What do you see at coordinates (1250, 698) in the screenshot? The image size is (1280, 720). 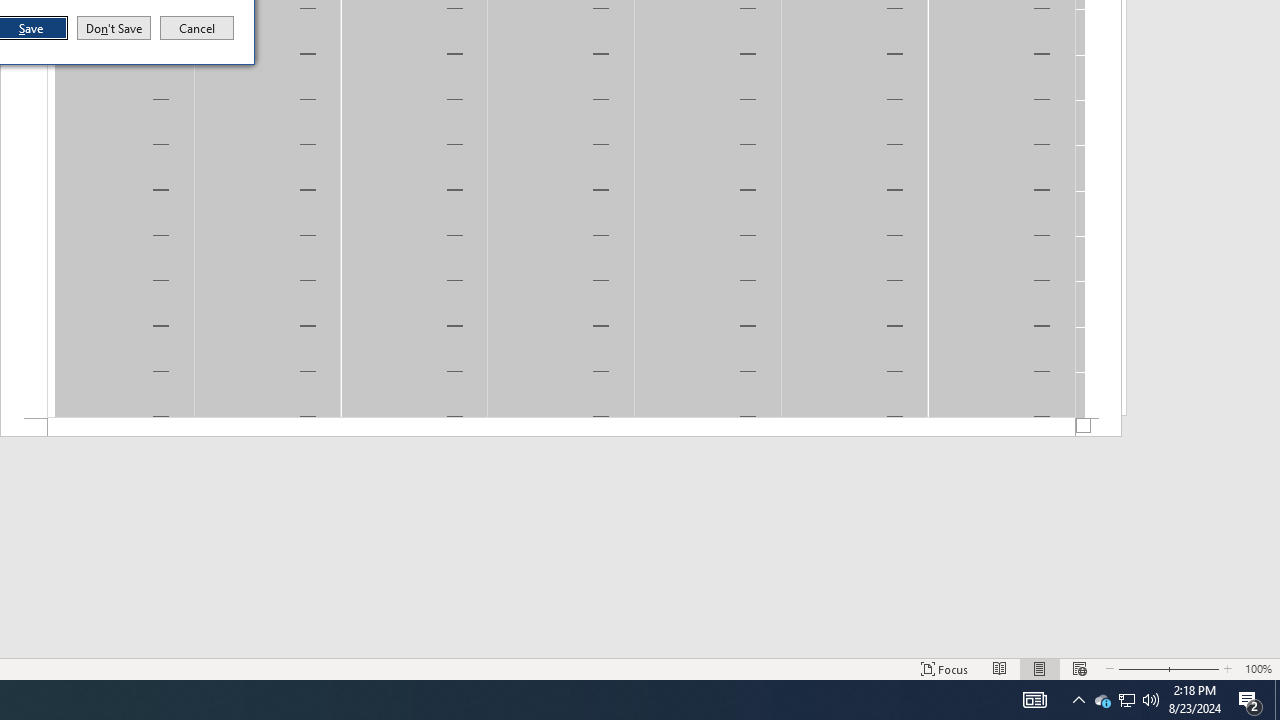 I see `'Zoom In'` at bounding box center [1250, 698].